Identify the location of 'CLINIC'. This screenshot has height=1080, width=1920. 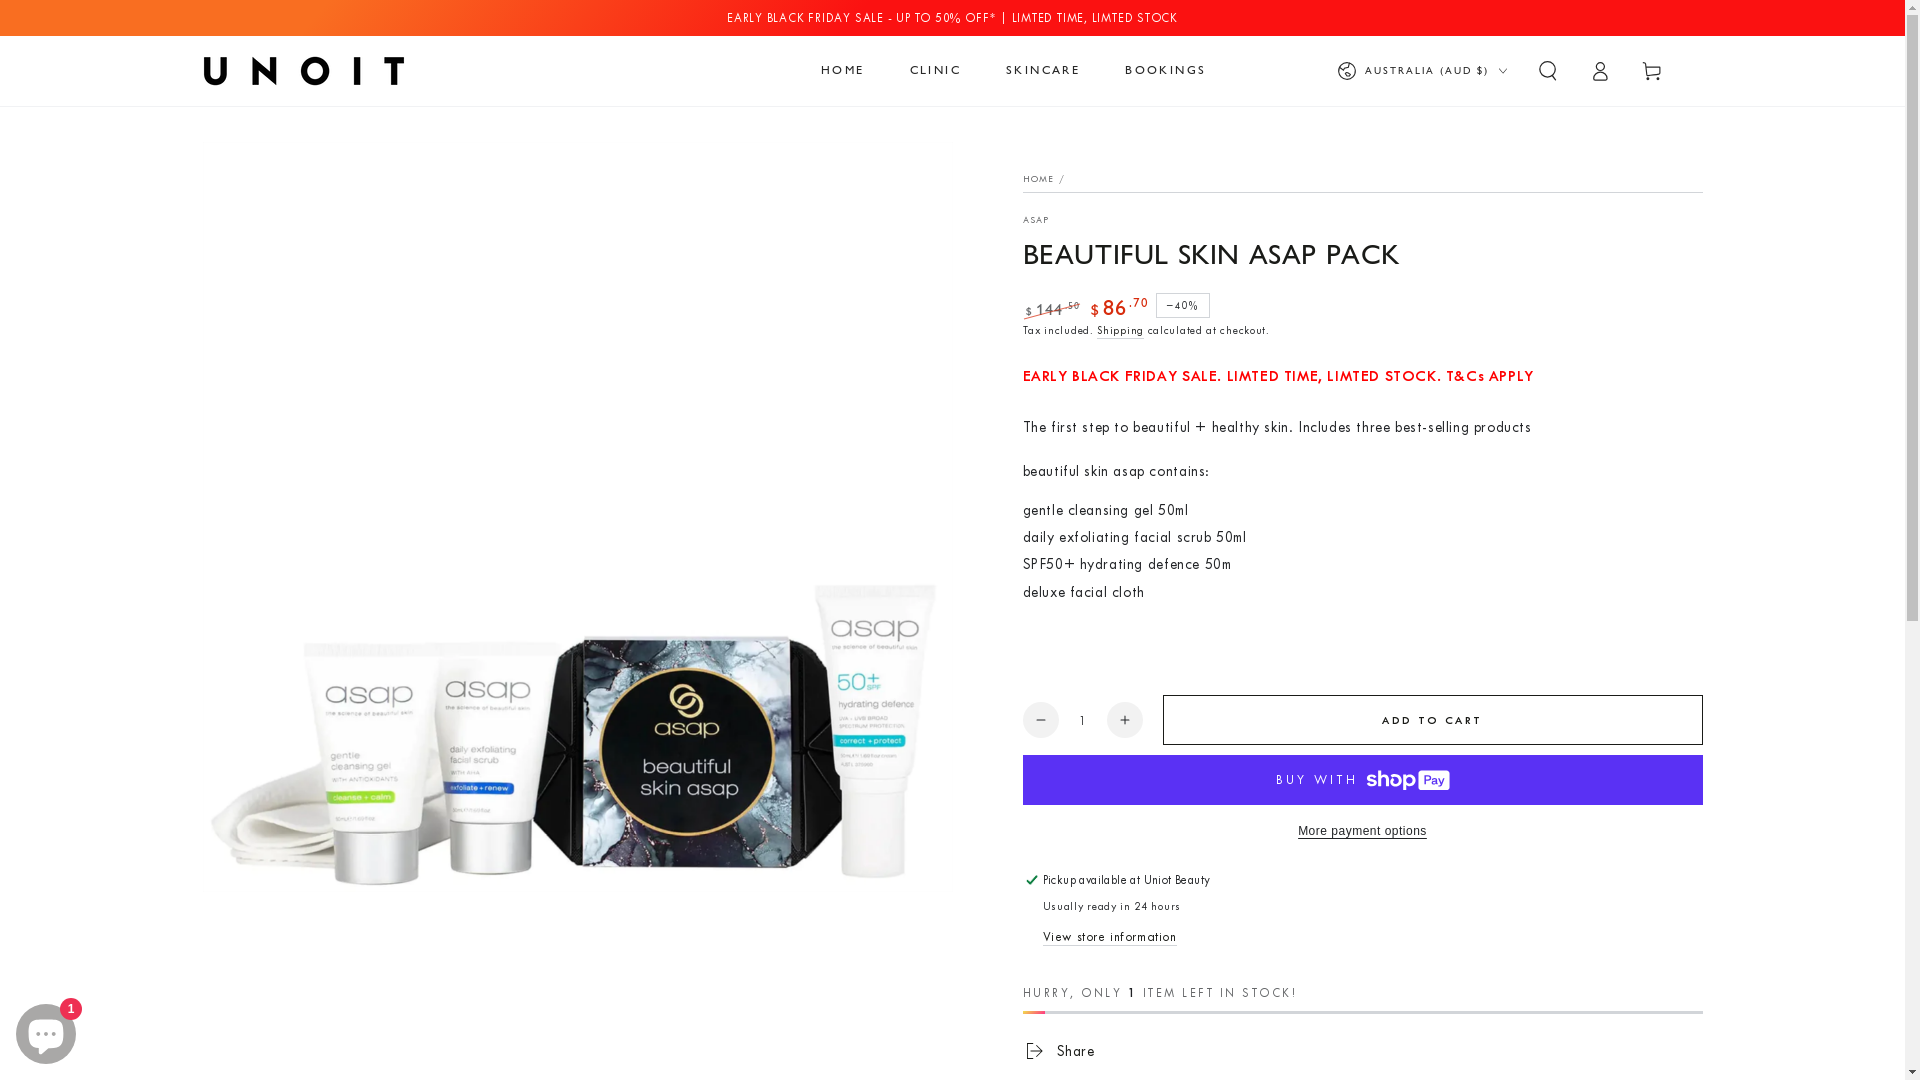
(934, 69).